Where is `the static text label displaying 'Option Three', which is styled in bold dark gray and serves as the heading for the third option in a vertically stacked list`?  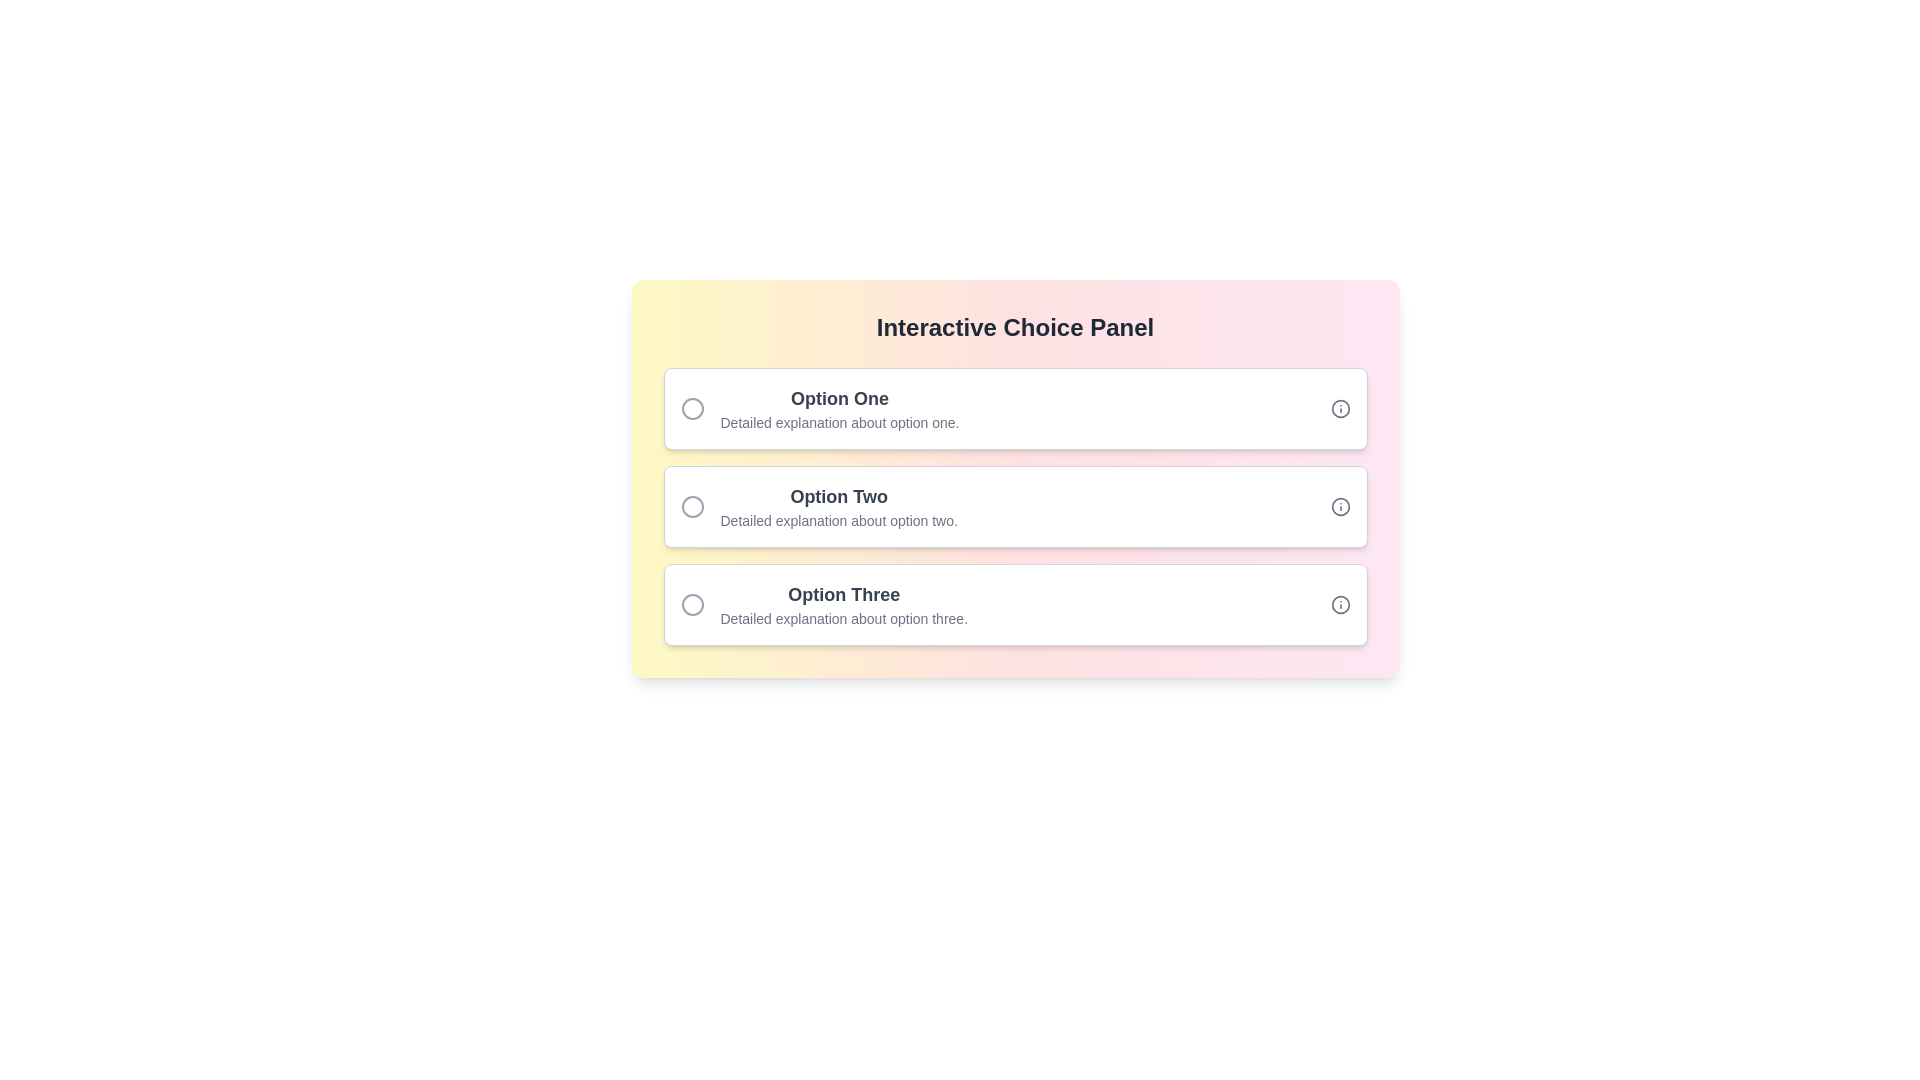
the static text label displaying 'Option Three', which is styled in bold dark gray and serves as the heading for the third option in a vertically stacked list is located at coordinates (844, 593).